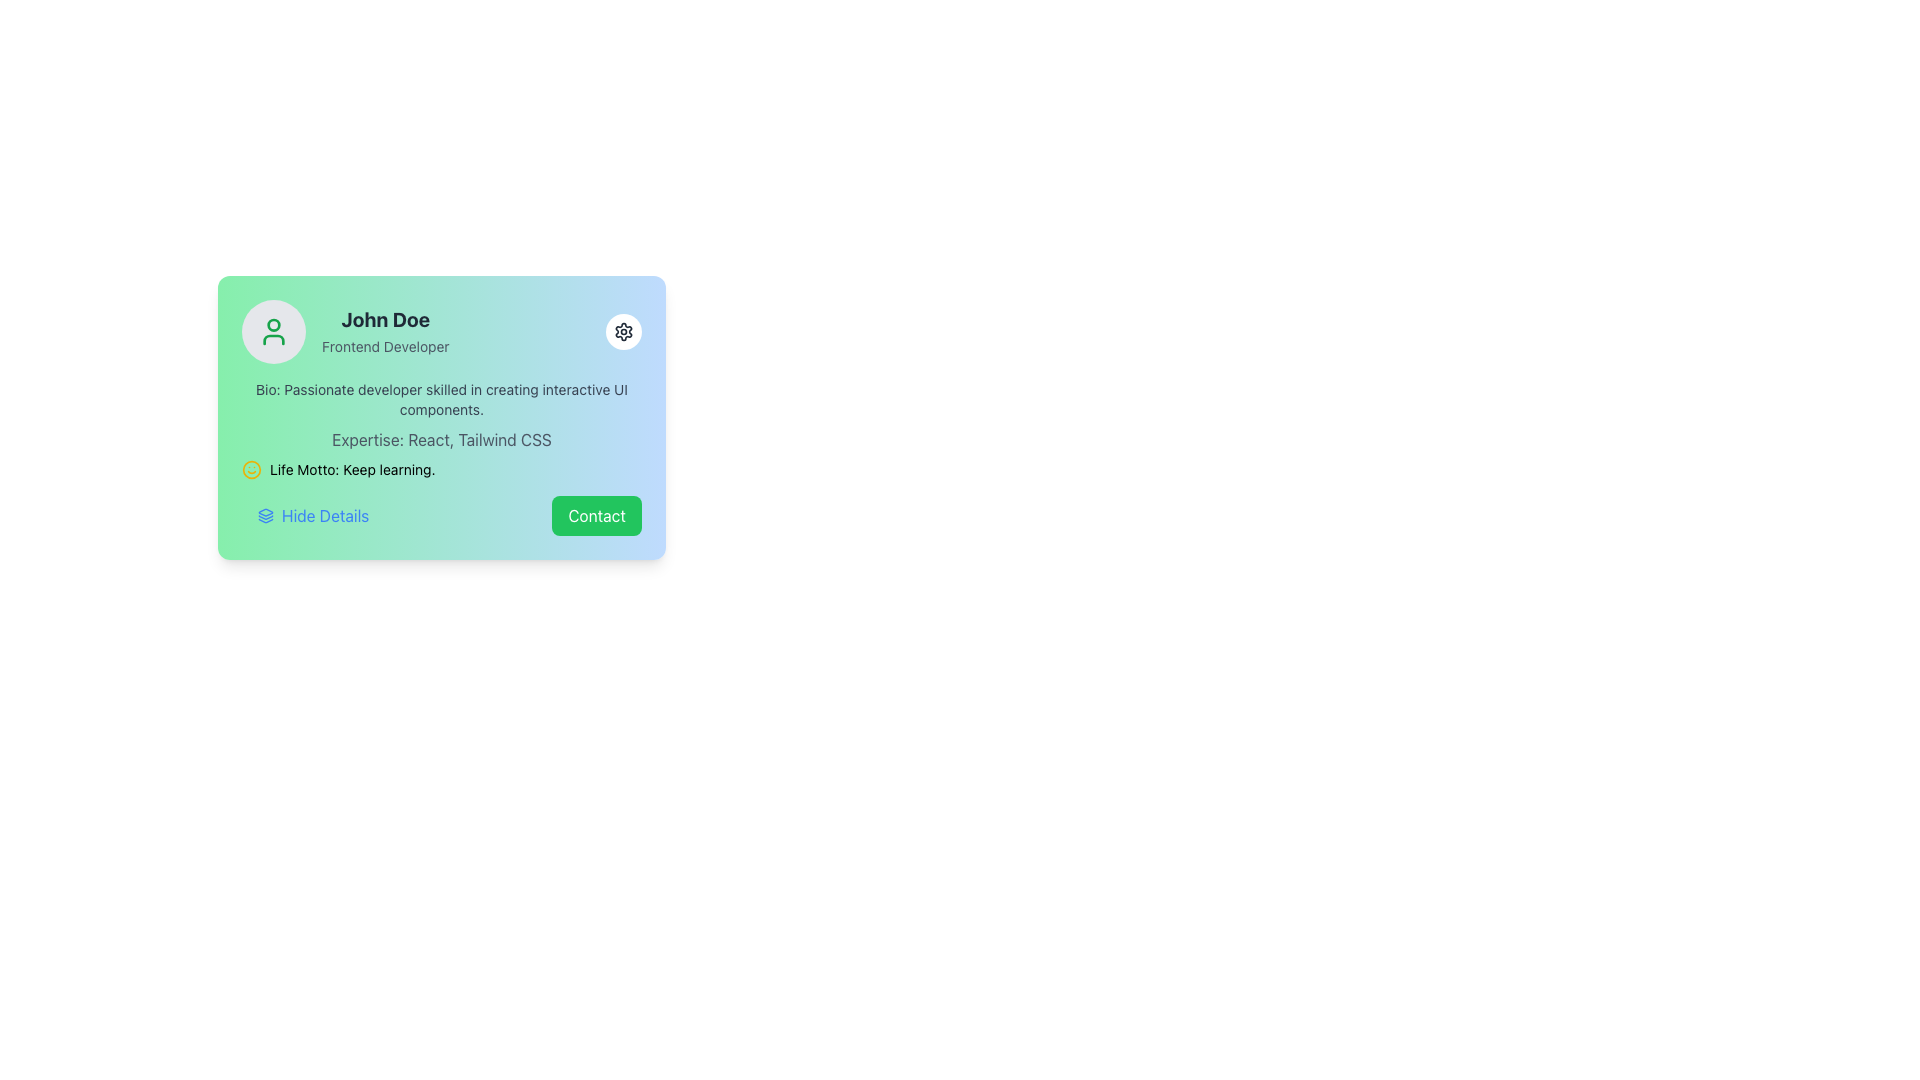 Image resolution: width=1920 pixels, height=1080 pixels. What do you see at coordinates (440, 438) in the screenshot?
I see `the Text Label that provides information about the person's expertise in React and Tailwind CSS, located between the Bio and Life Motto text components` at bounding box center [440, 438].